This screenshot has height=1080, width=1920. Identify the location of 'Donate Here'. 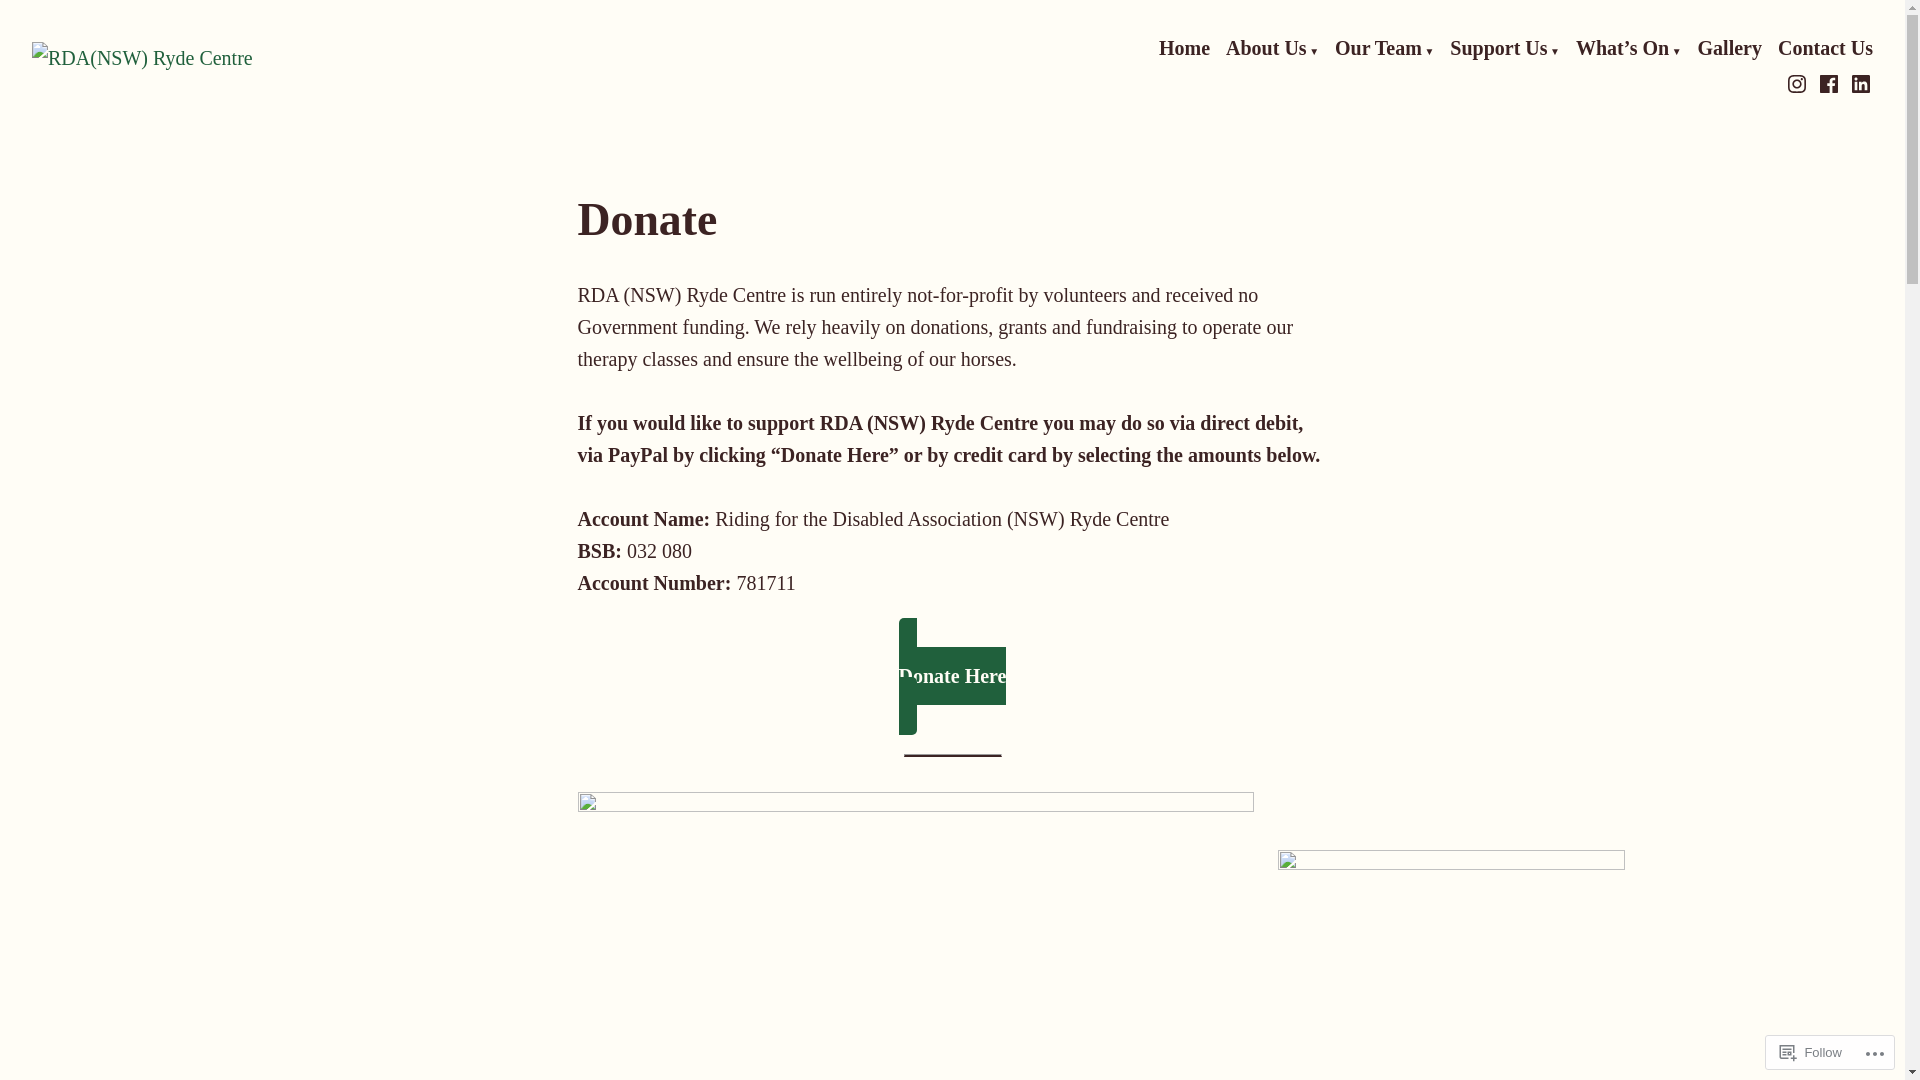
(952, 675).